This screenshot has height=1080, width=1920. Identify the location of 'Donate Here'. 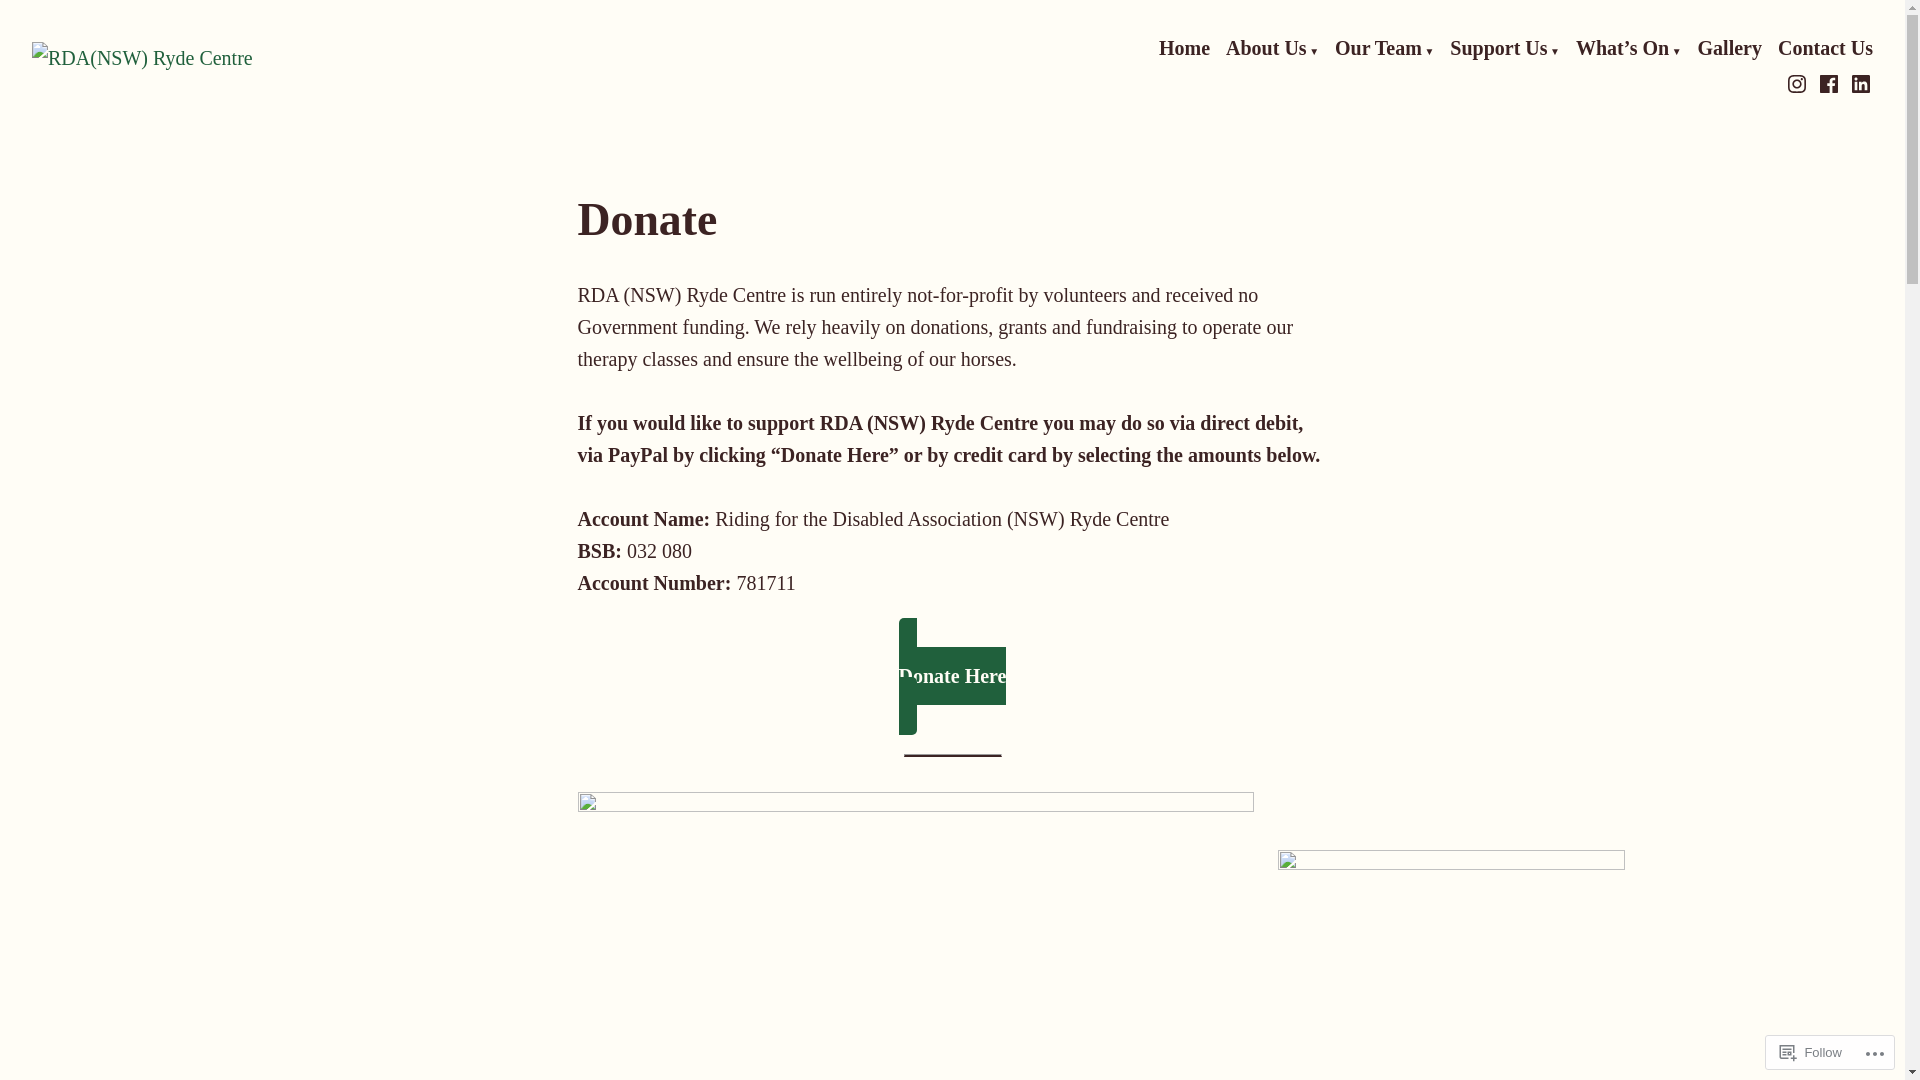
(952, 675).